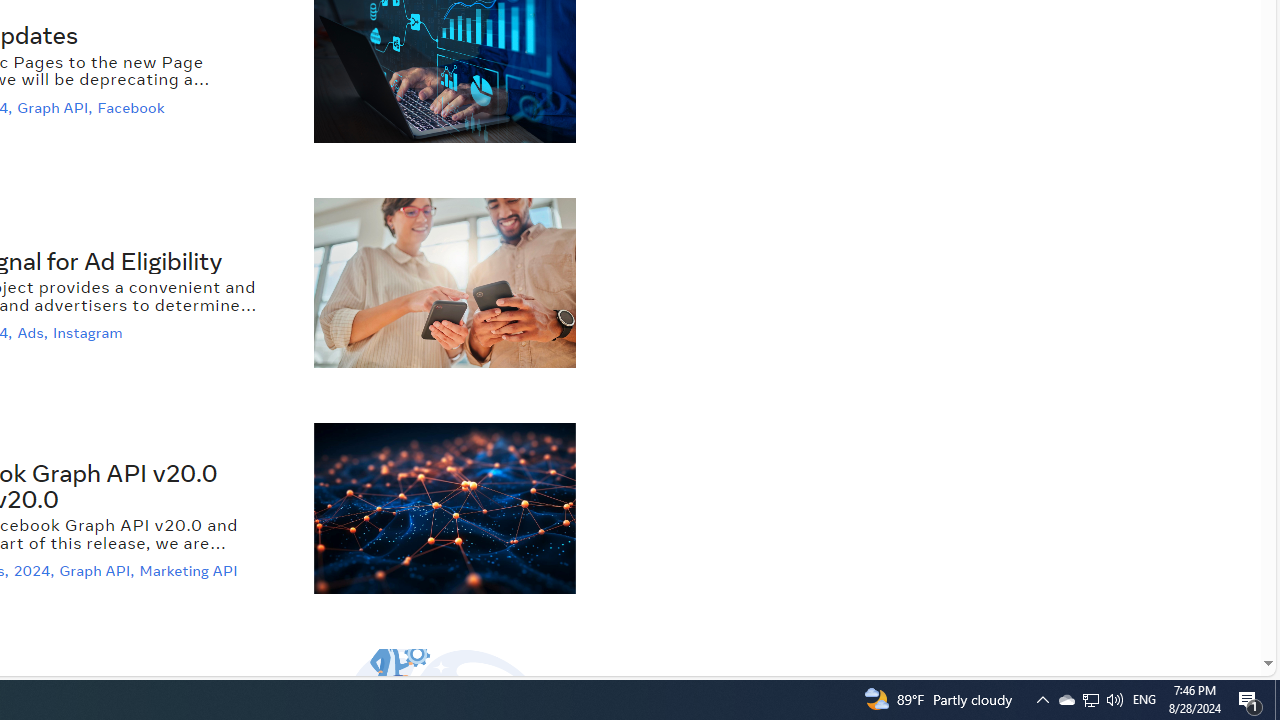 This screenshot has width=1280, height=720. I want to click on '2024,', so click(36, 571).